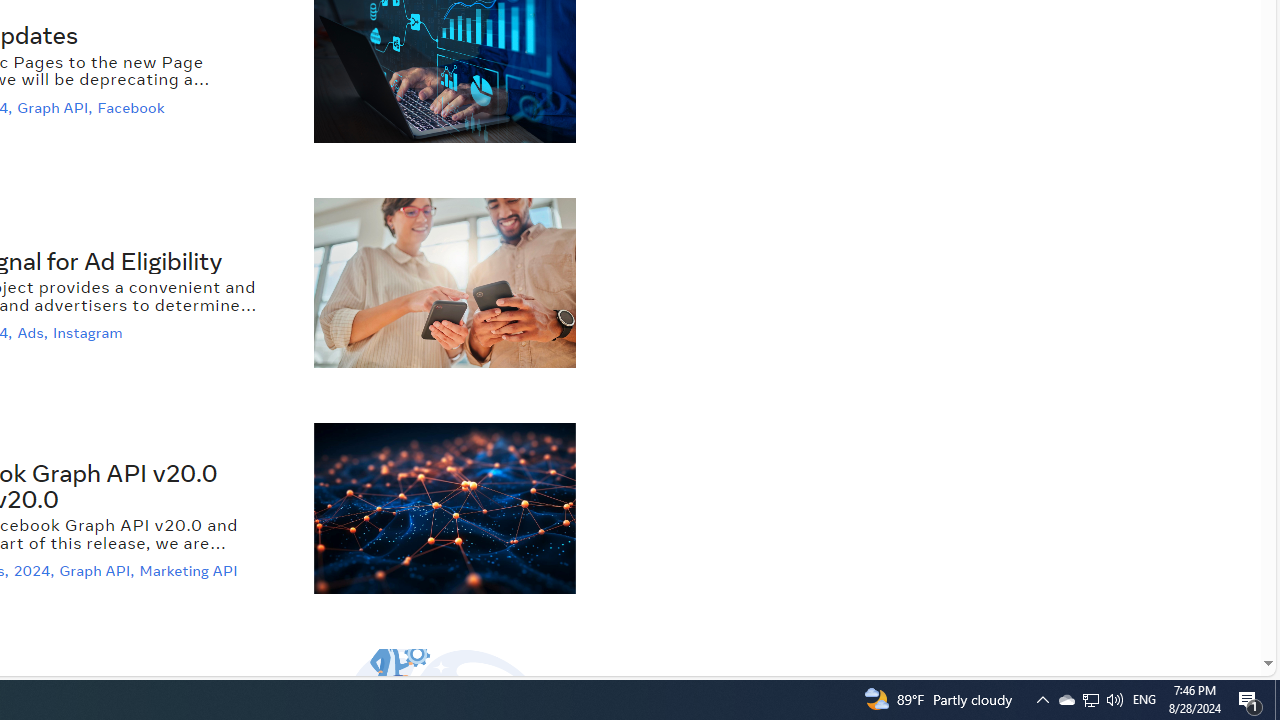 This screenshot has width=1280, height=720. I want to click on '2024,', so click(36, 571).